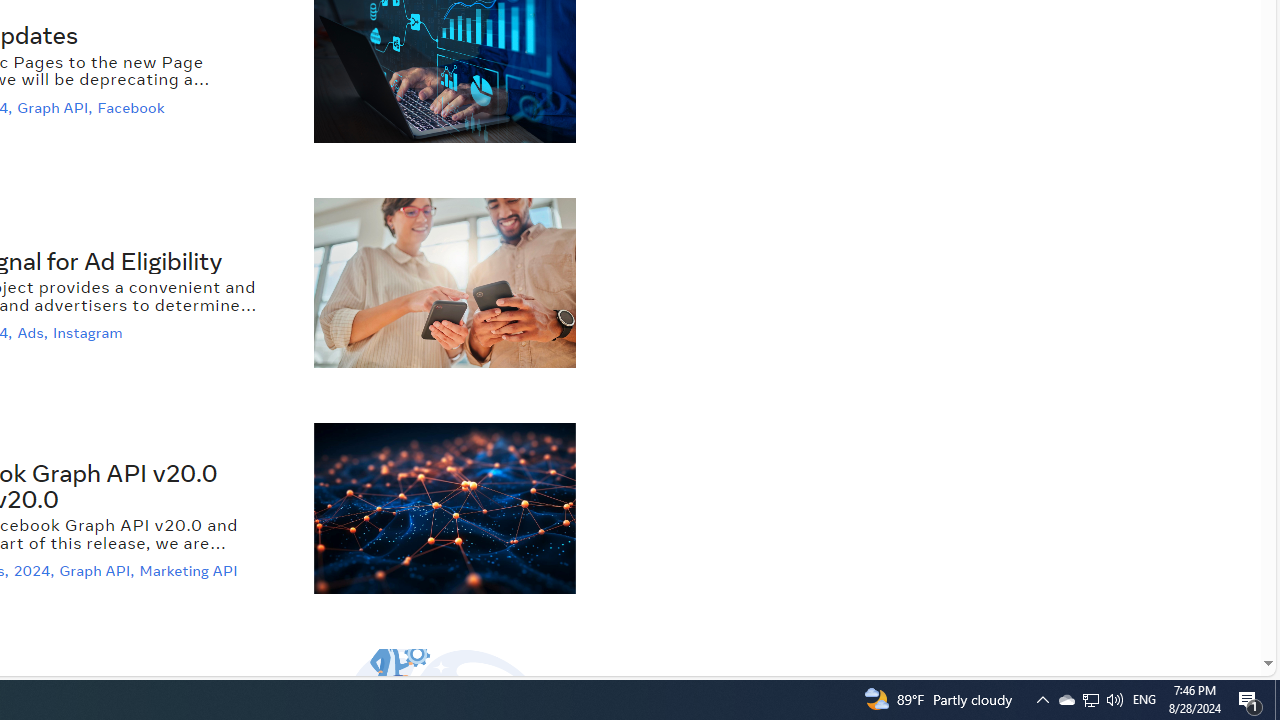 This screenshot has width=1280, height=720. I want to click on '2024,', so click(36, 571).